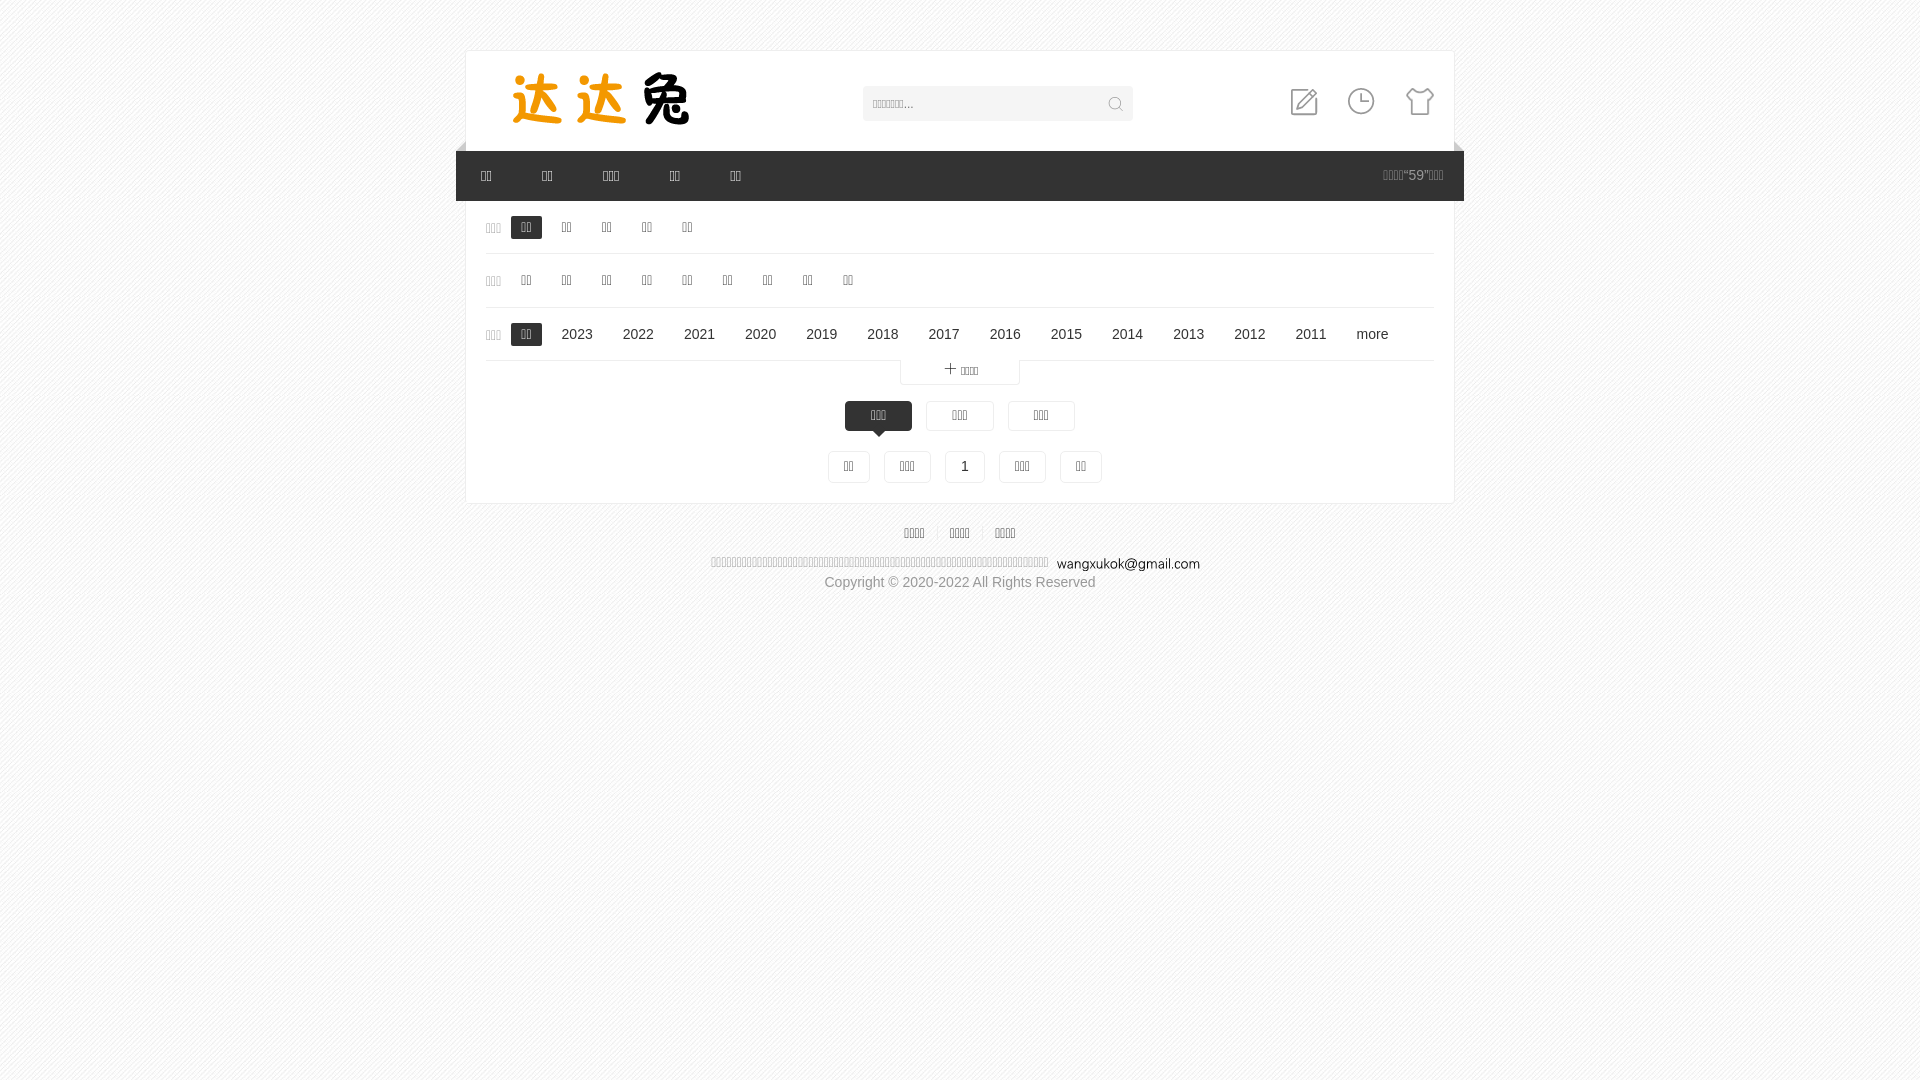  What do you see at coordinates (1065, 334) in the screenshot?
I see `'2015'` at bounding box center [1065, 334].